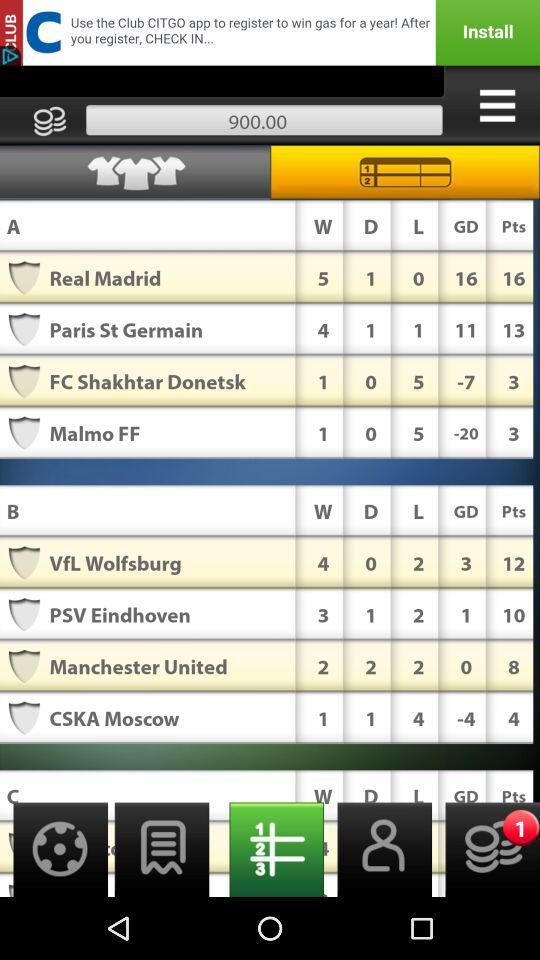 The width and height of the screenshot is (540, 960). I want to click on the list icon, so click(270, 909).